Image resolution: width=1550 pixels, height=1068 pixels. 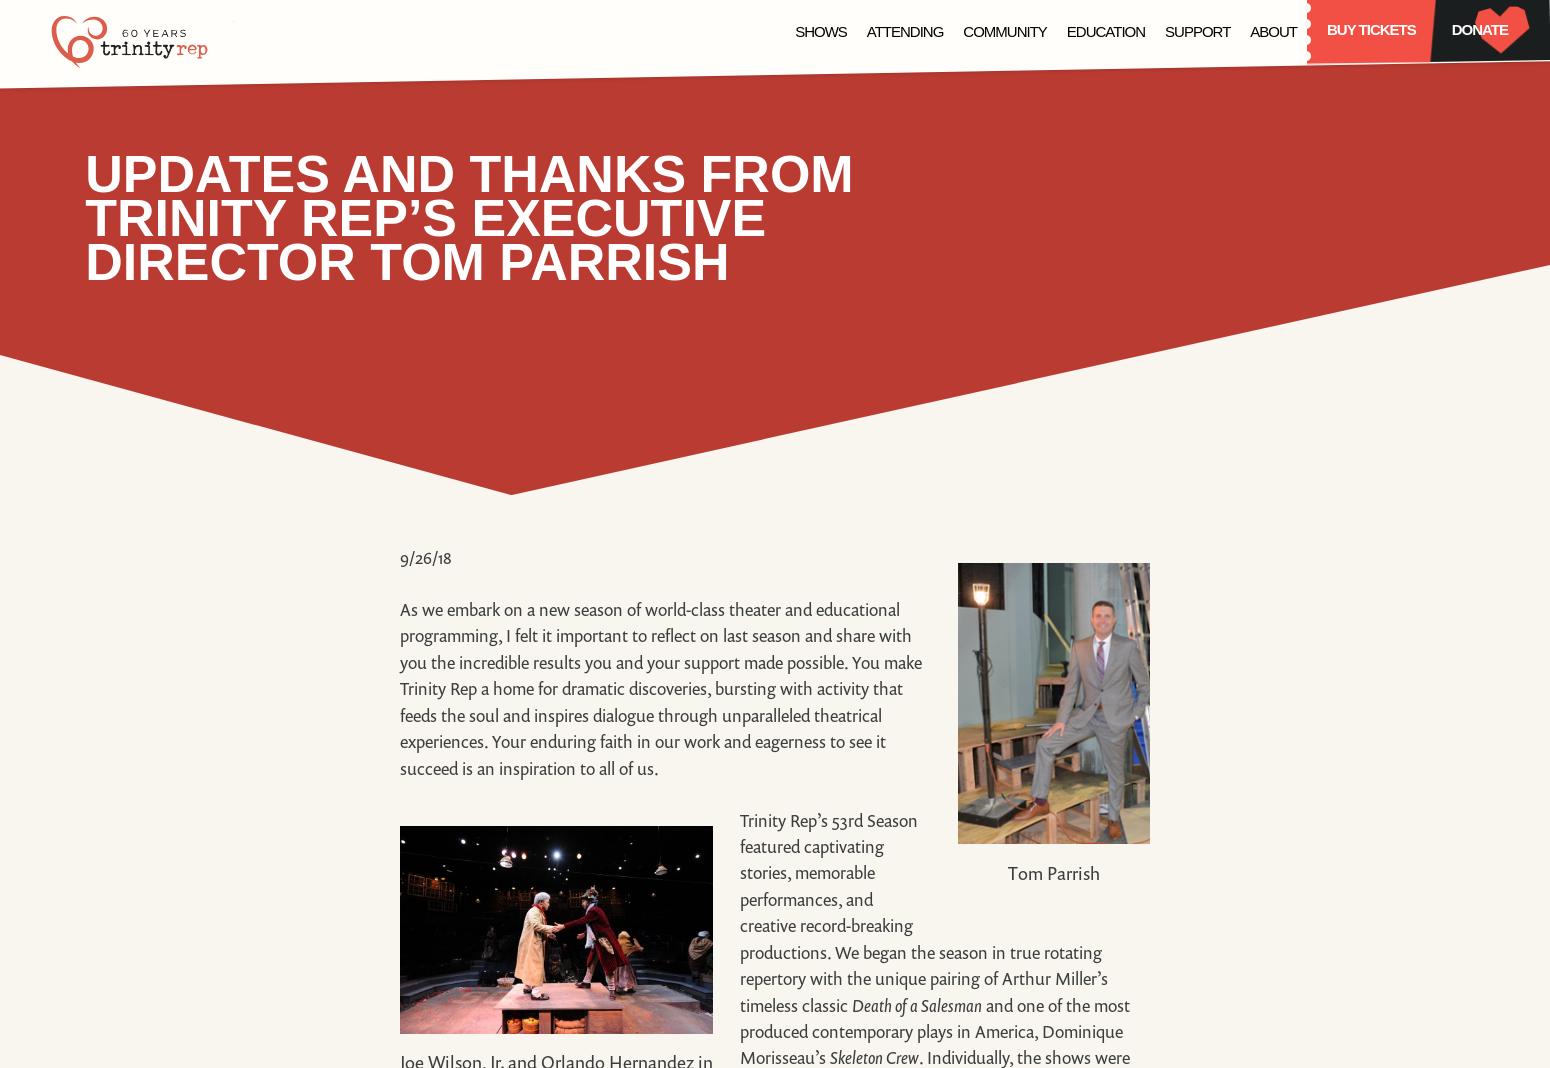 I want to click on 'Becky Nurse of Salem', so click(x=756, y=138).